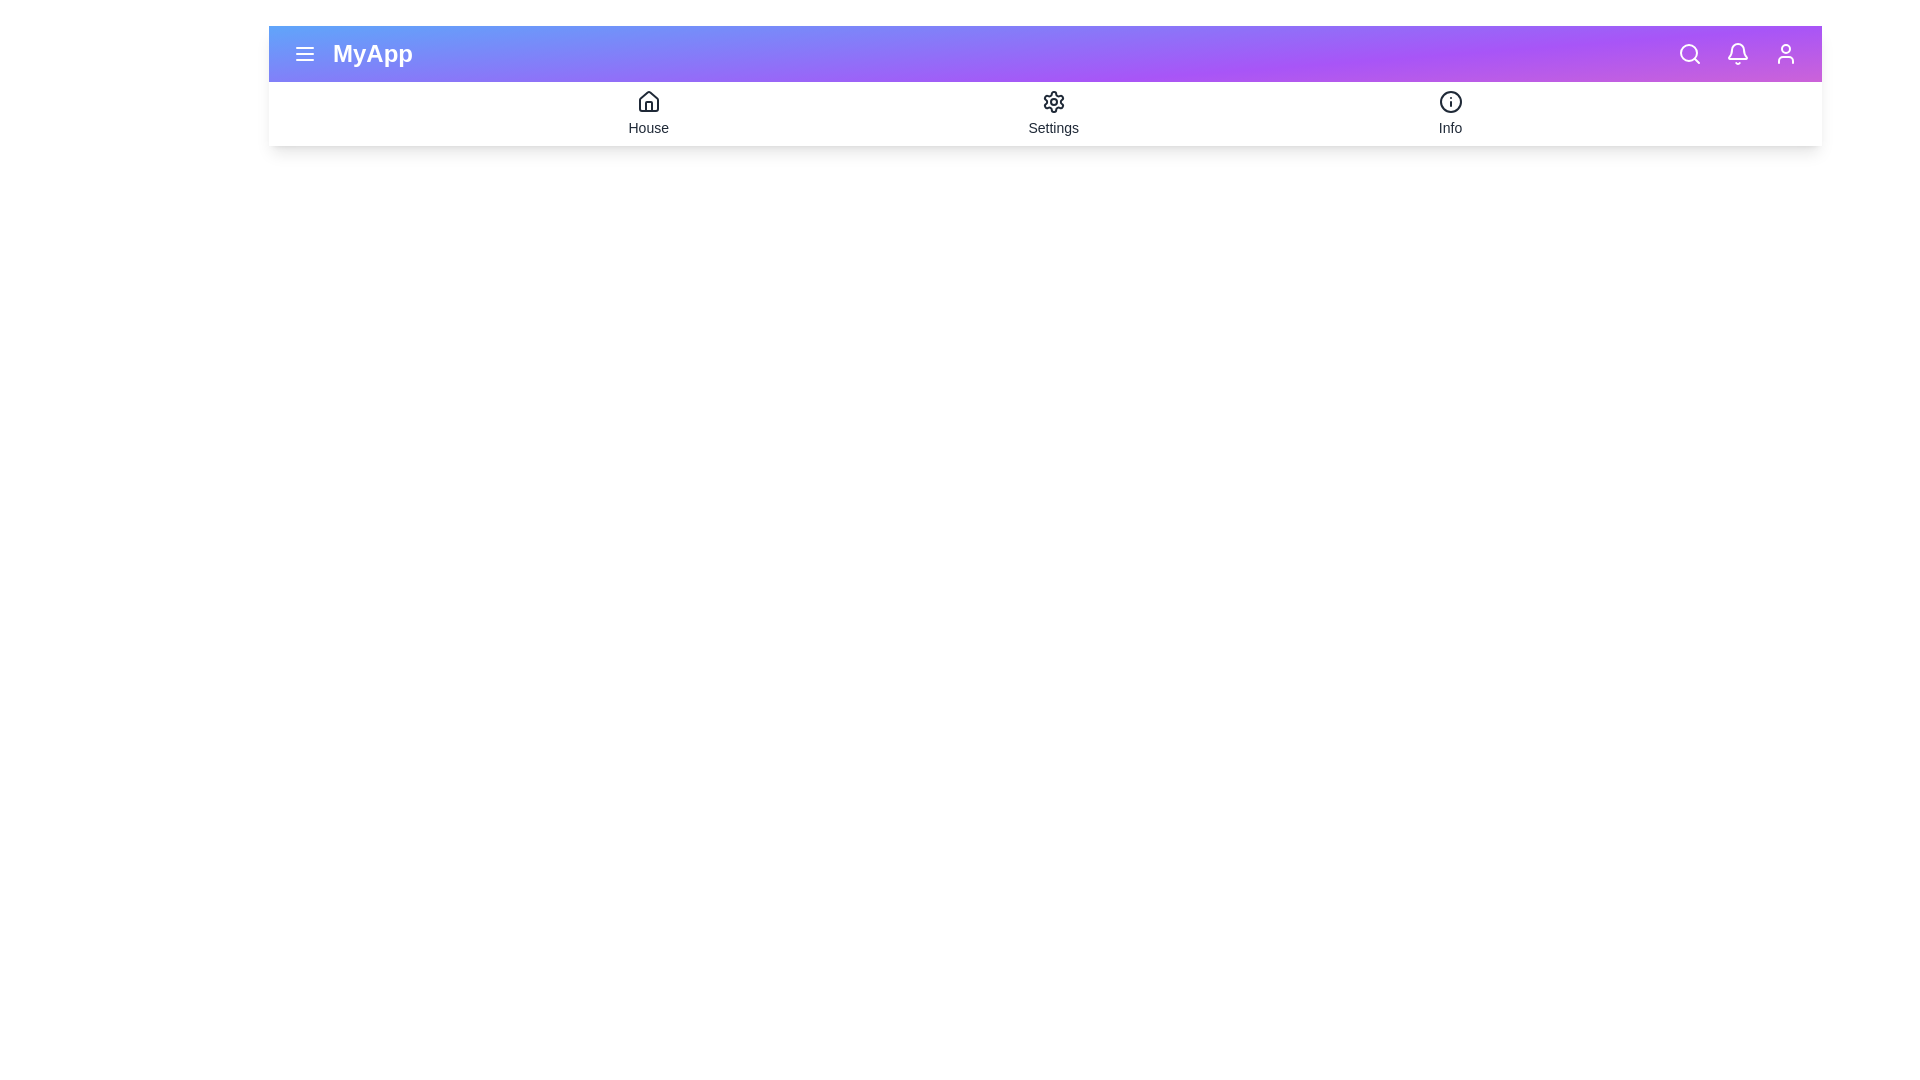  I want to click on the search icon to initiate a search, so click(1688, 53).